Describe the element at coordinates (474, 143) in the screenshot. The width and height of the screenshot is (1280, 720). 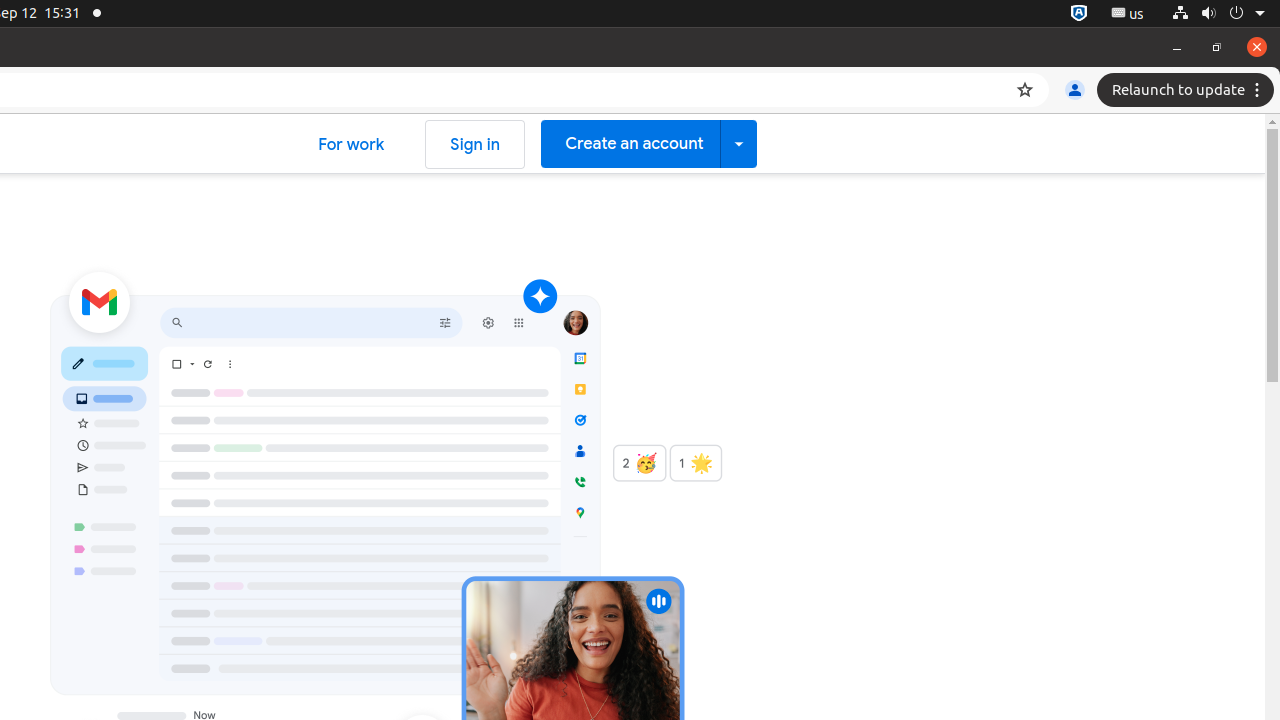
I see `'Sign in'` at that location.